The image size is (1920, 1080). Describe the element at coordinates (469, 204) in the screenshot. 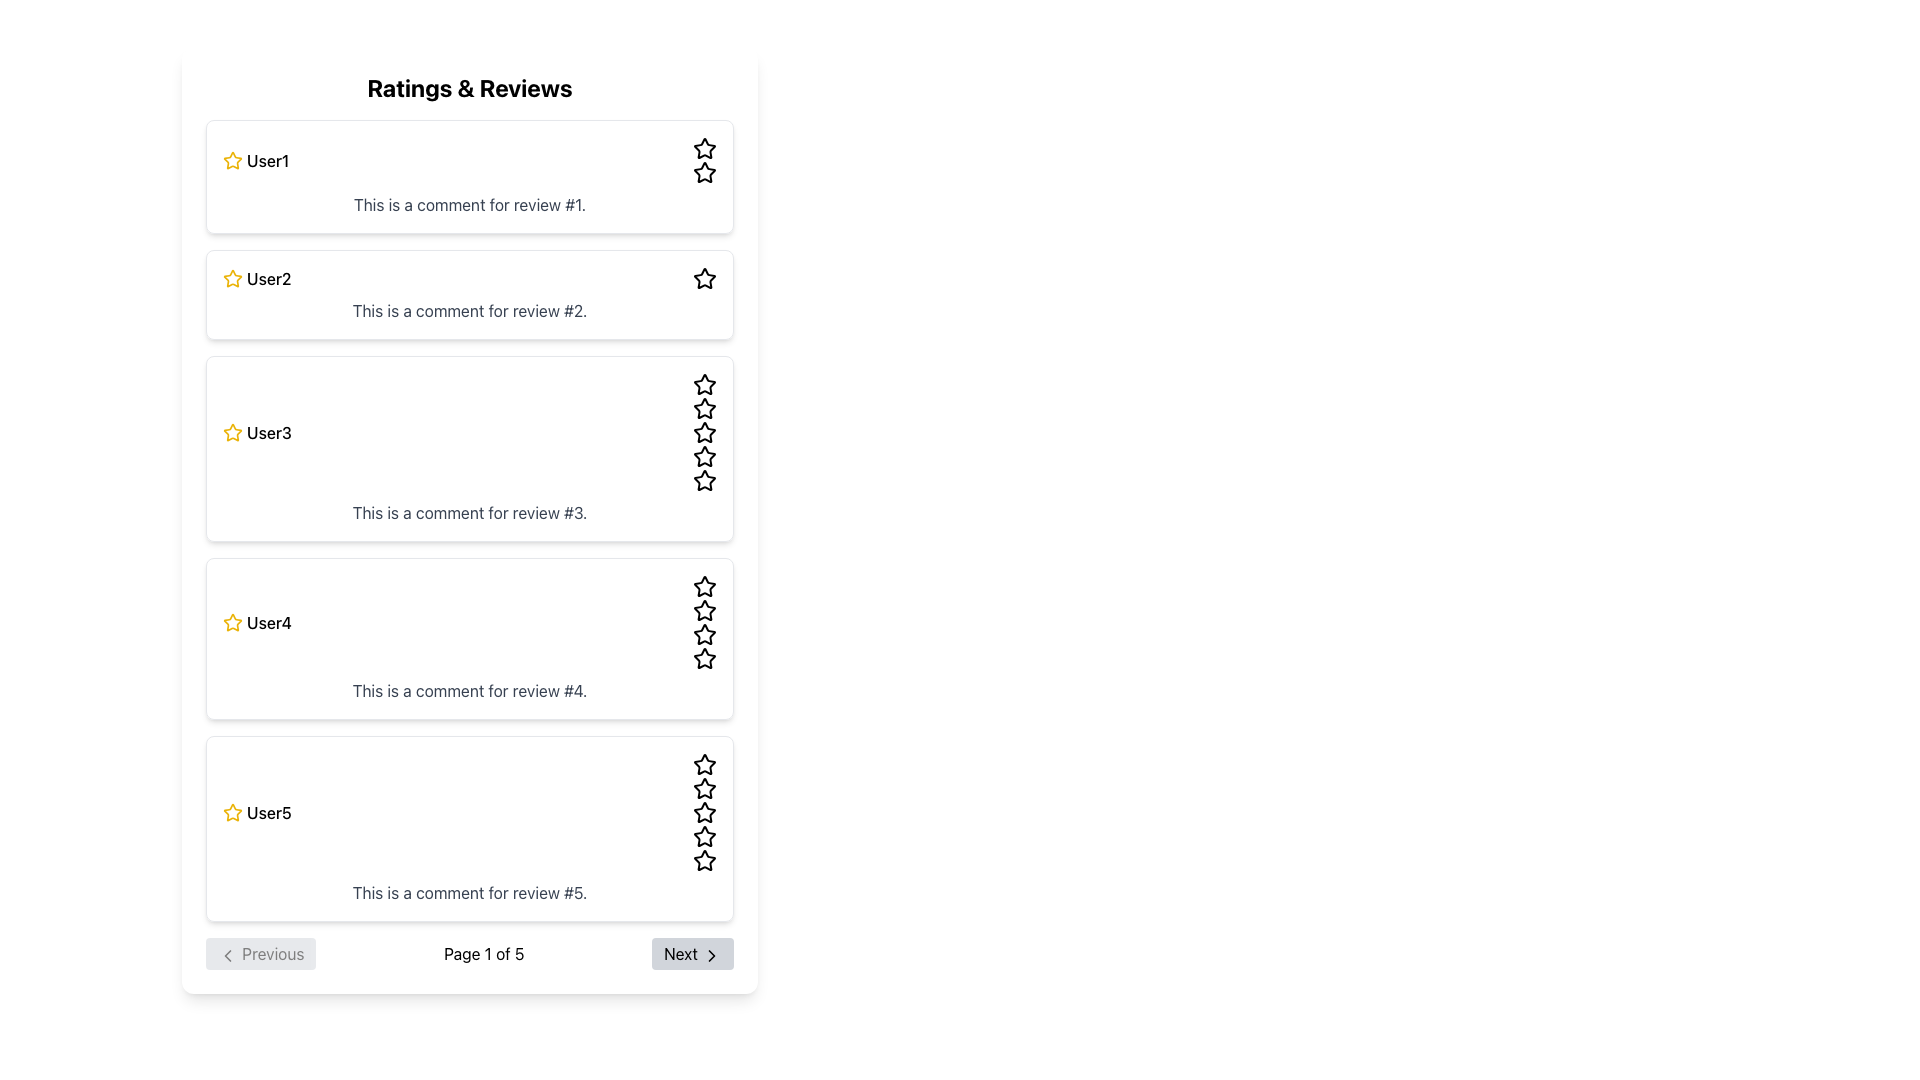

I see `text displayed in the detailed comment label associated with 'User1's review, located beneath the username and rating stars in the first review card` at that location.